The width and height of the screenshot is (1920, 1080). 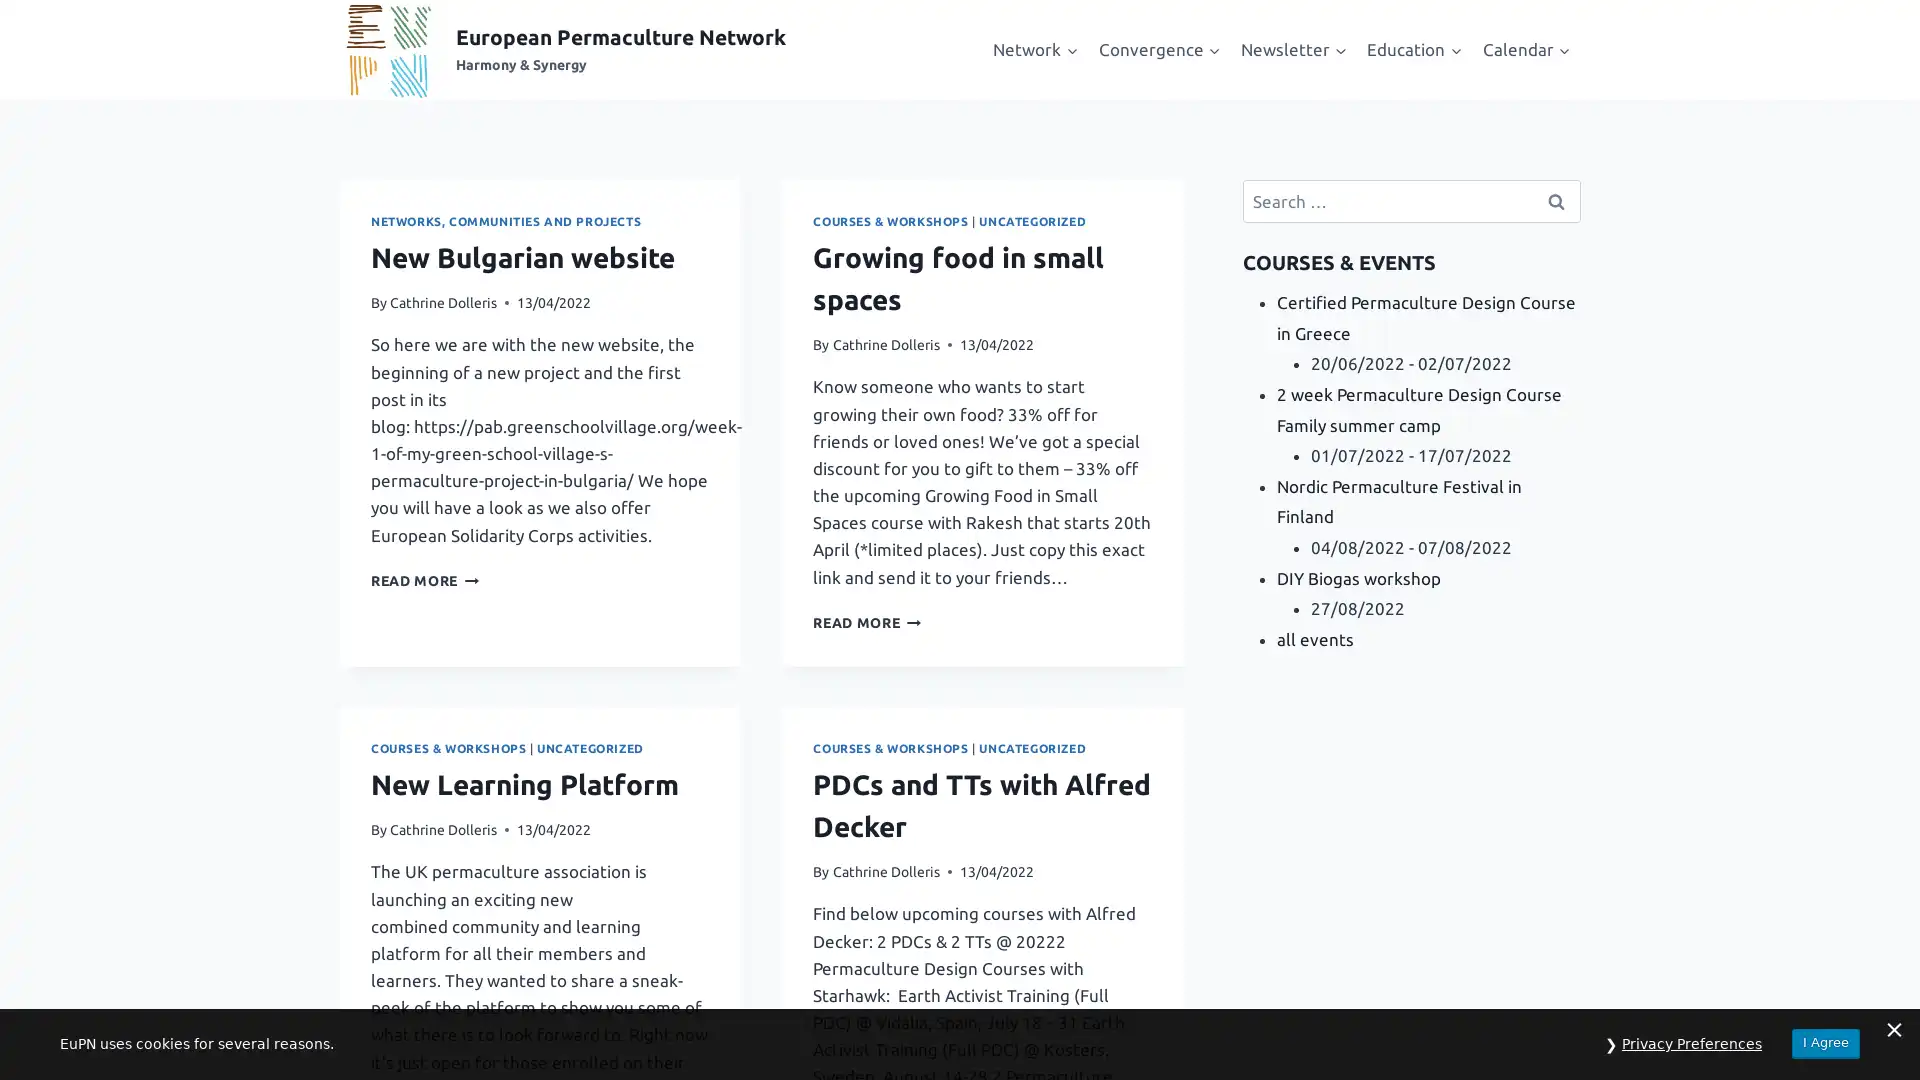 What do you see at coordinates (1525, 48) in the screenshot?
I see `Expand child menu` at bounding box center [1525, 48].